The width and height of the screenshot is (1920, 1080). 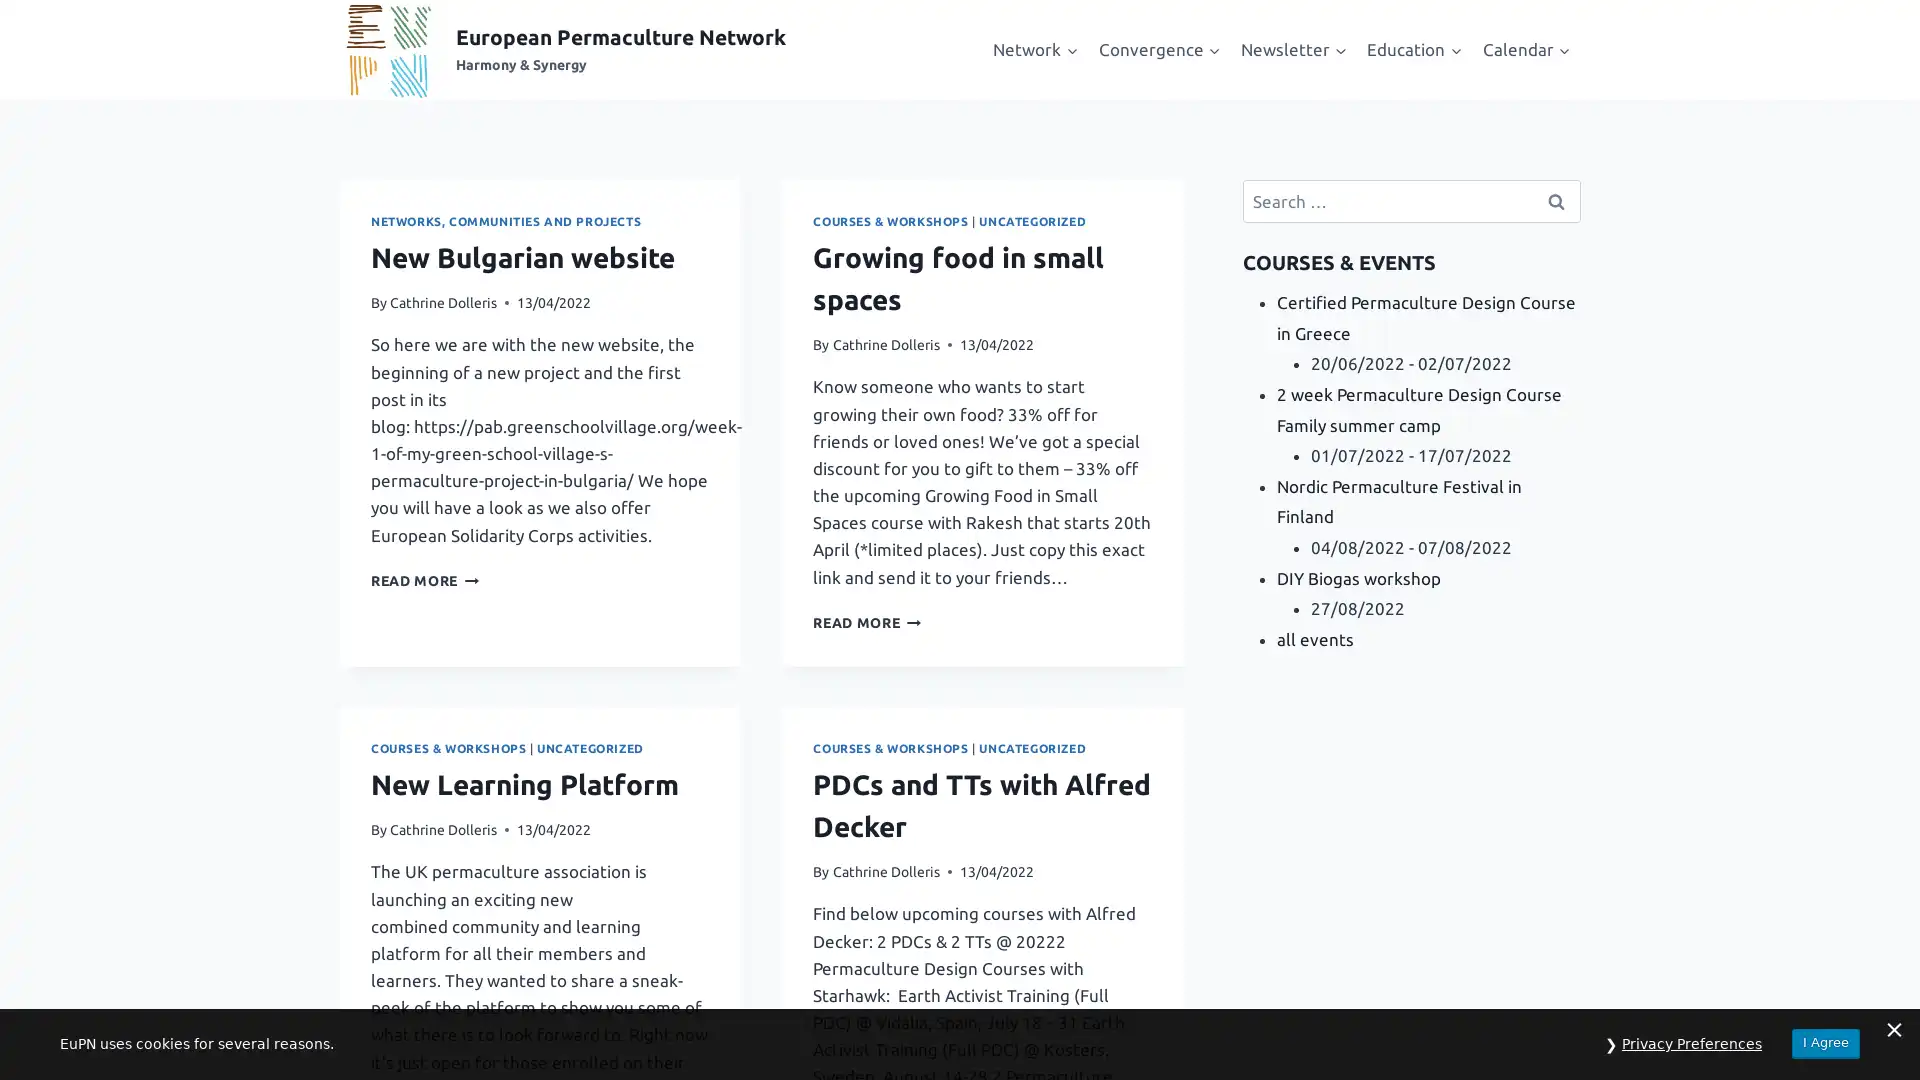 What do you see at coordinates (1525, 48) in the screenshot?
I see `Expand child menu` at bounding box center [1525, 48].